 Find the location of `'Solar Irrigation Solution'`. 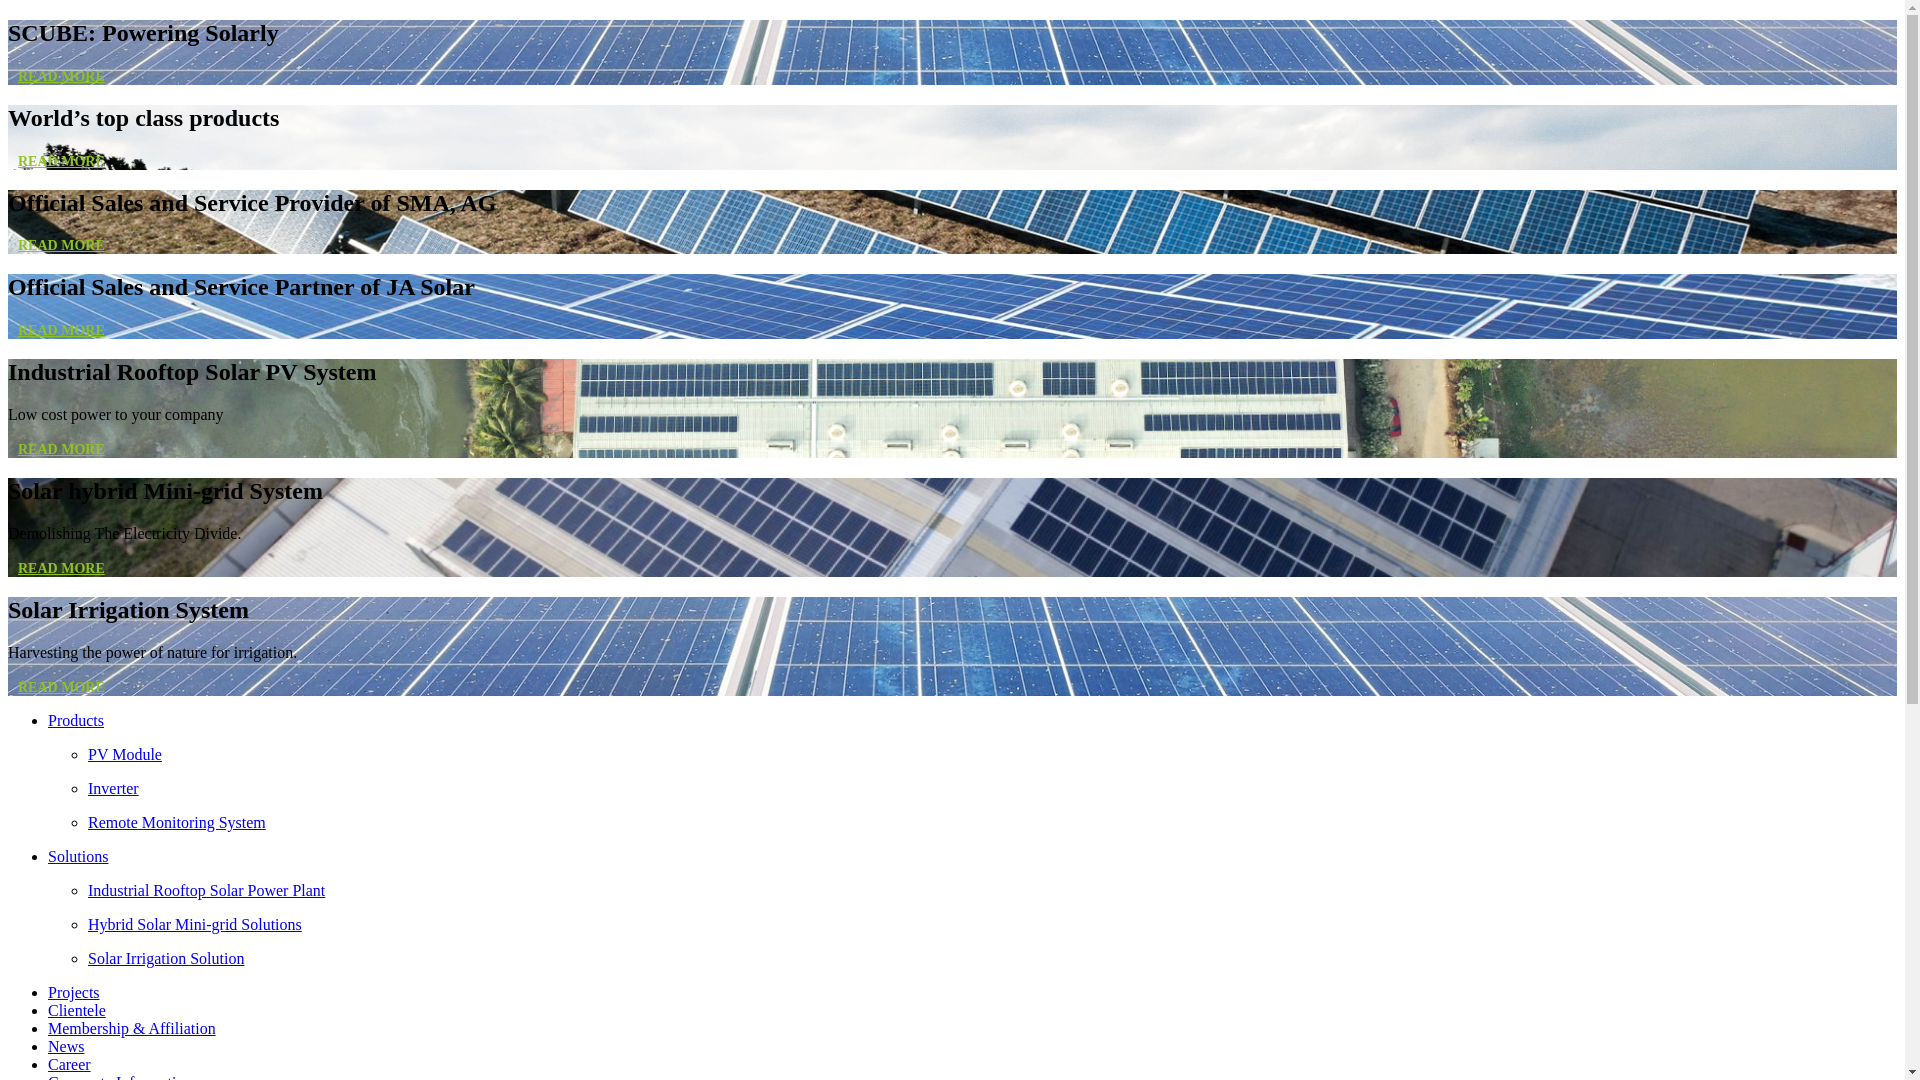

'Solar Irrigation Solution' is located at coordinates (992, 958).